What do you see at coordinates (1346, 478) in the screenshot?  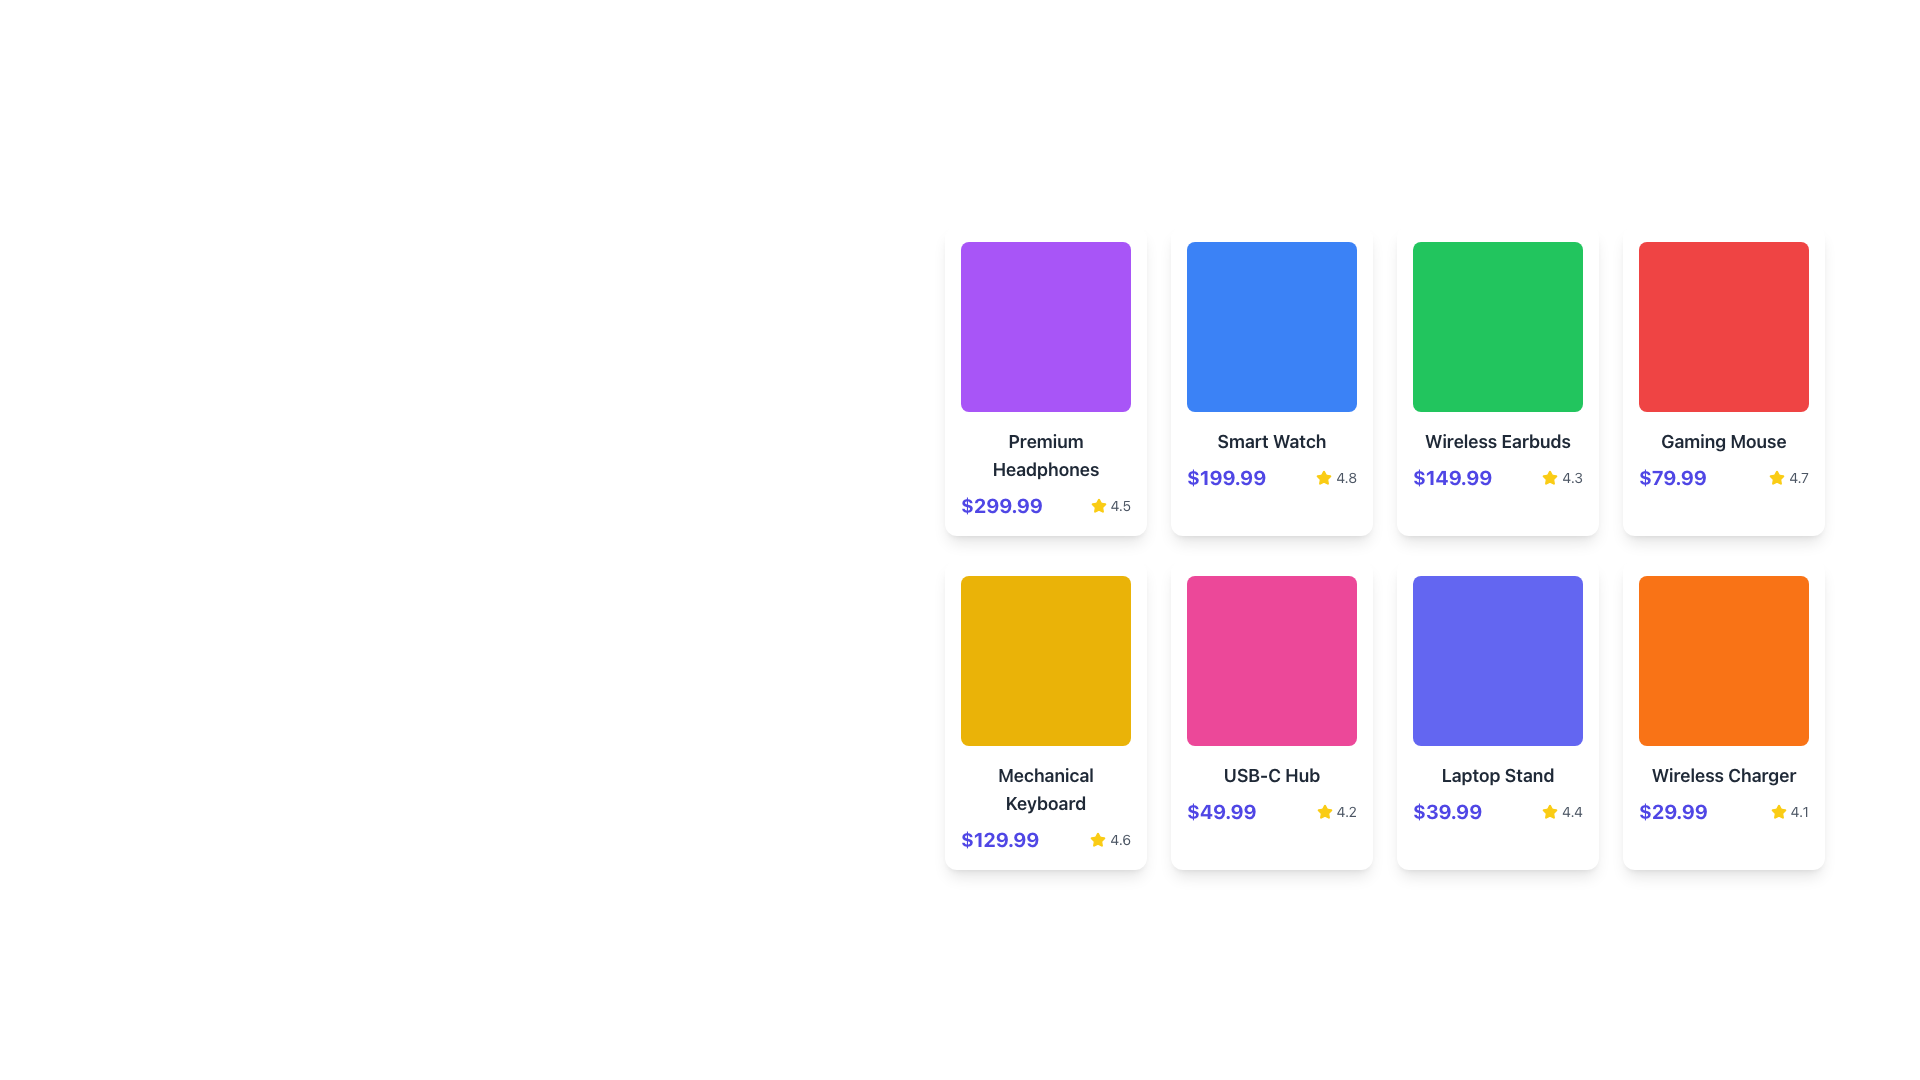 I see `numeric rating value displayed in small gray font adjacent to the yellow star icon within the smart watch product card` at bounding box center [1346, 478].